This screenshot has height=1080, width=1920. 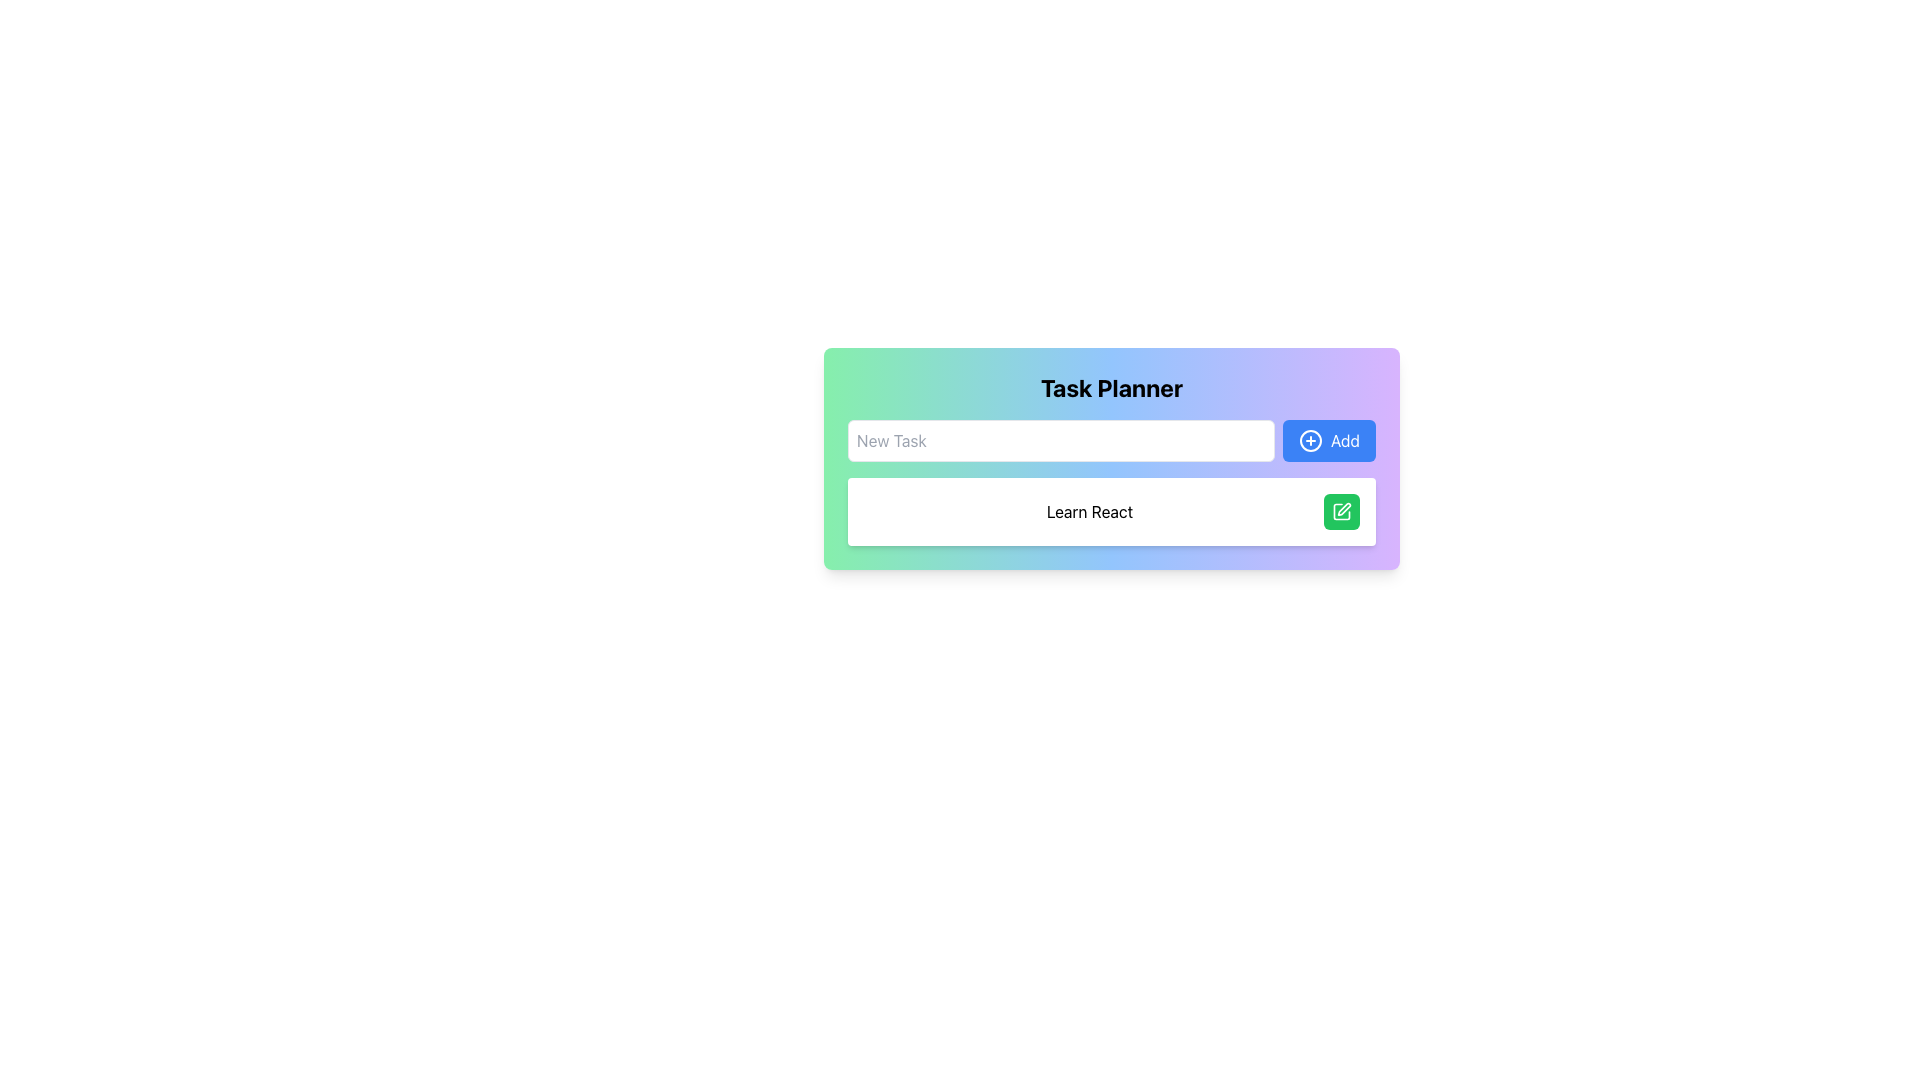 What do you see at coordinates (1111, 511) in the screenshot?
I see `the 'Learn React' task item` at bounding box center [1111, 511].